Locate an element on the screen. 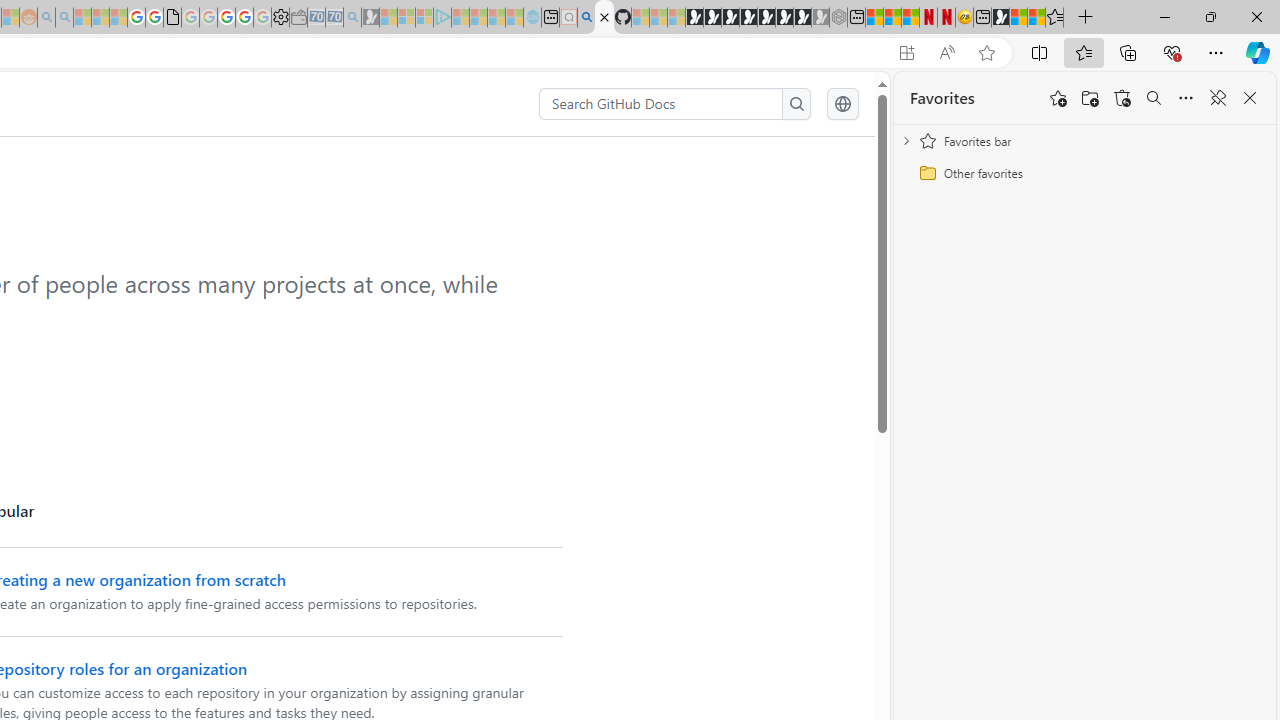 This screenshot has height=720, width=1280. 'Search GitHub Docs' is located at coordinates (661, 104).